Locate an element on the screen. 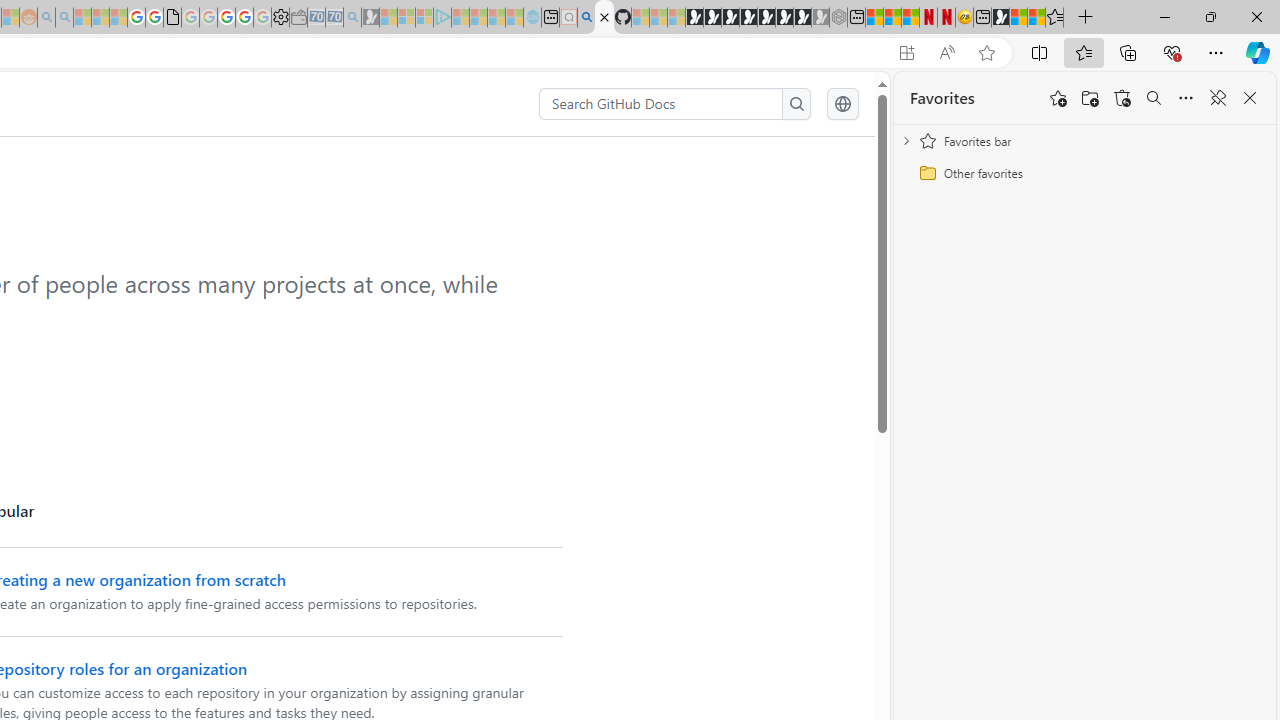 This screenshot has height=720, width=1280. 'Search GitHub Docs' is located at coordinates (661, 104).